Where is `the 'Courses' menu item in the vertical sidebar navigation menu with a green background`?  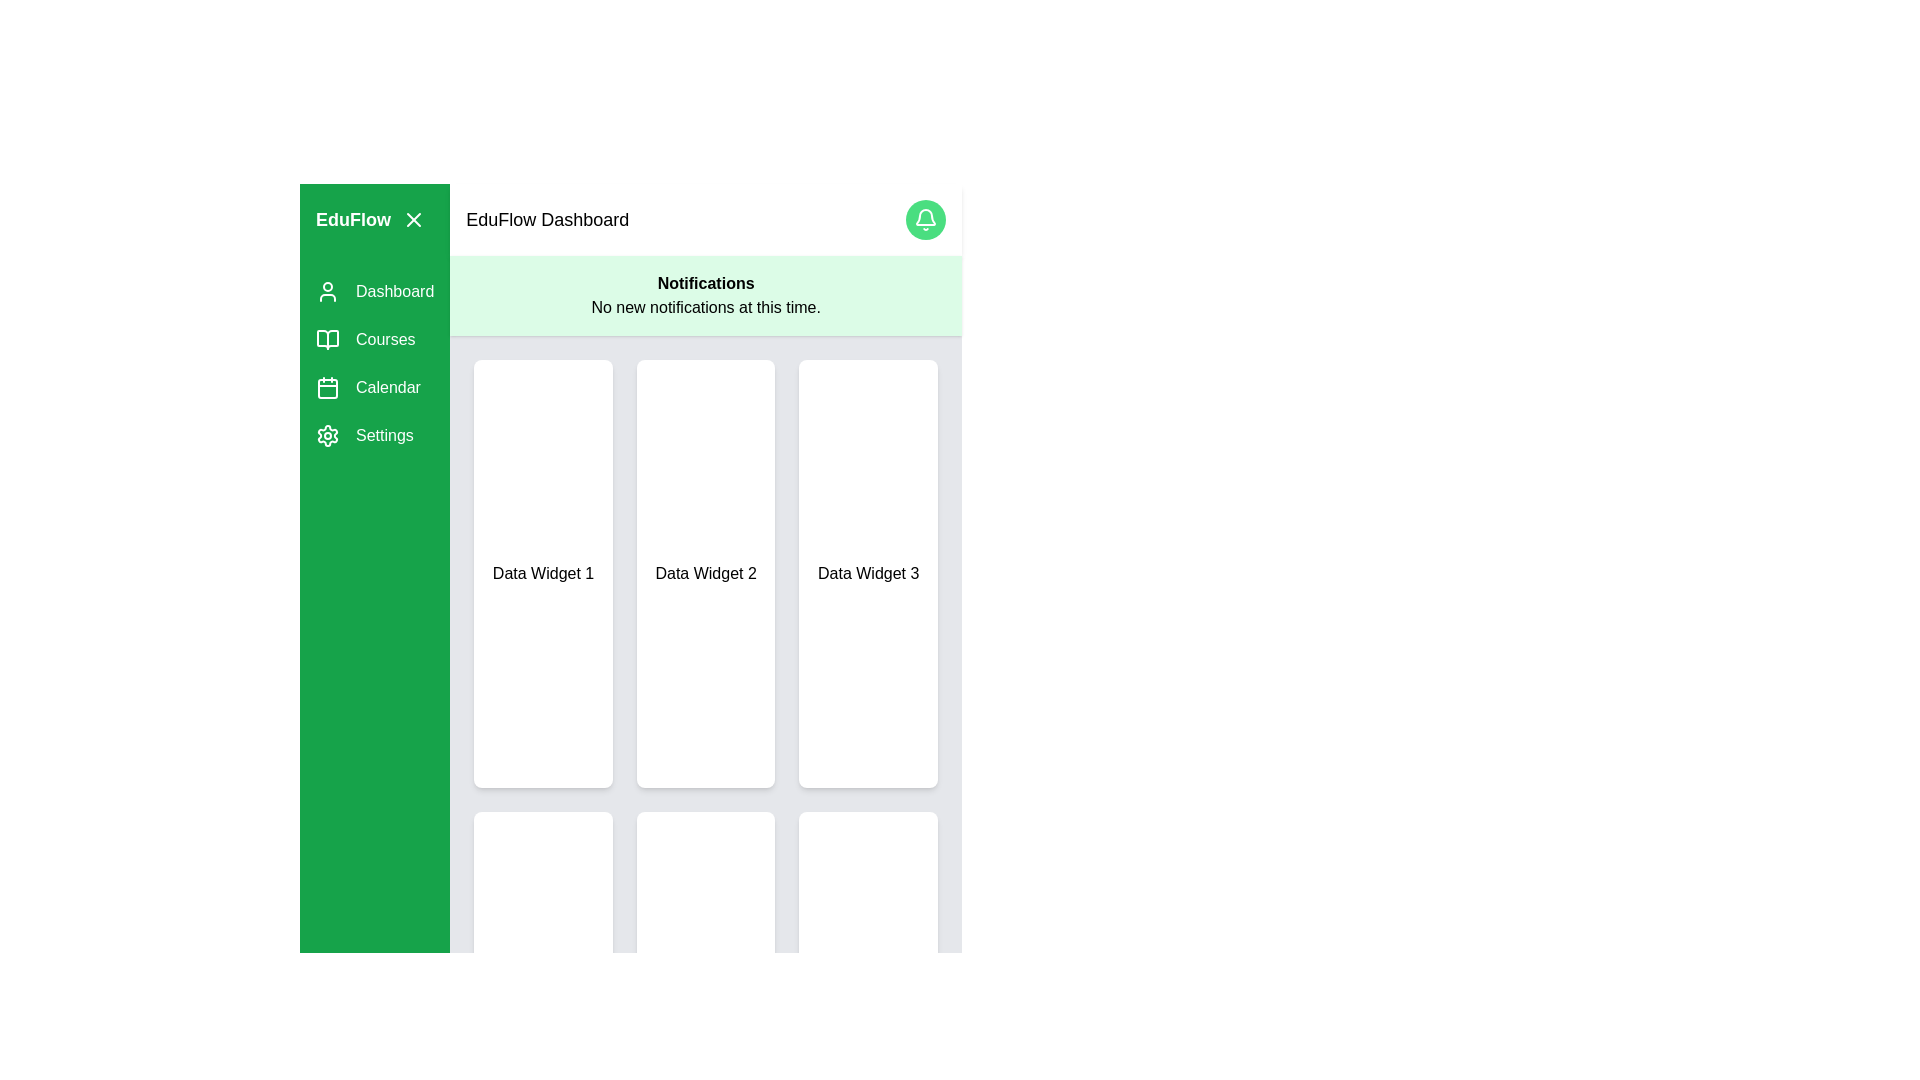 the 'Courses' menu item in the vertical sidebar navigation menu with a green background is located at coordinates (375, 363).